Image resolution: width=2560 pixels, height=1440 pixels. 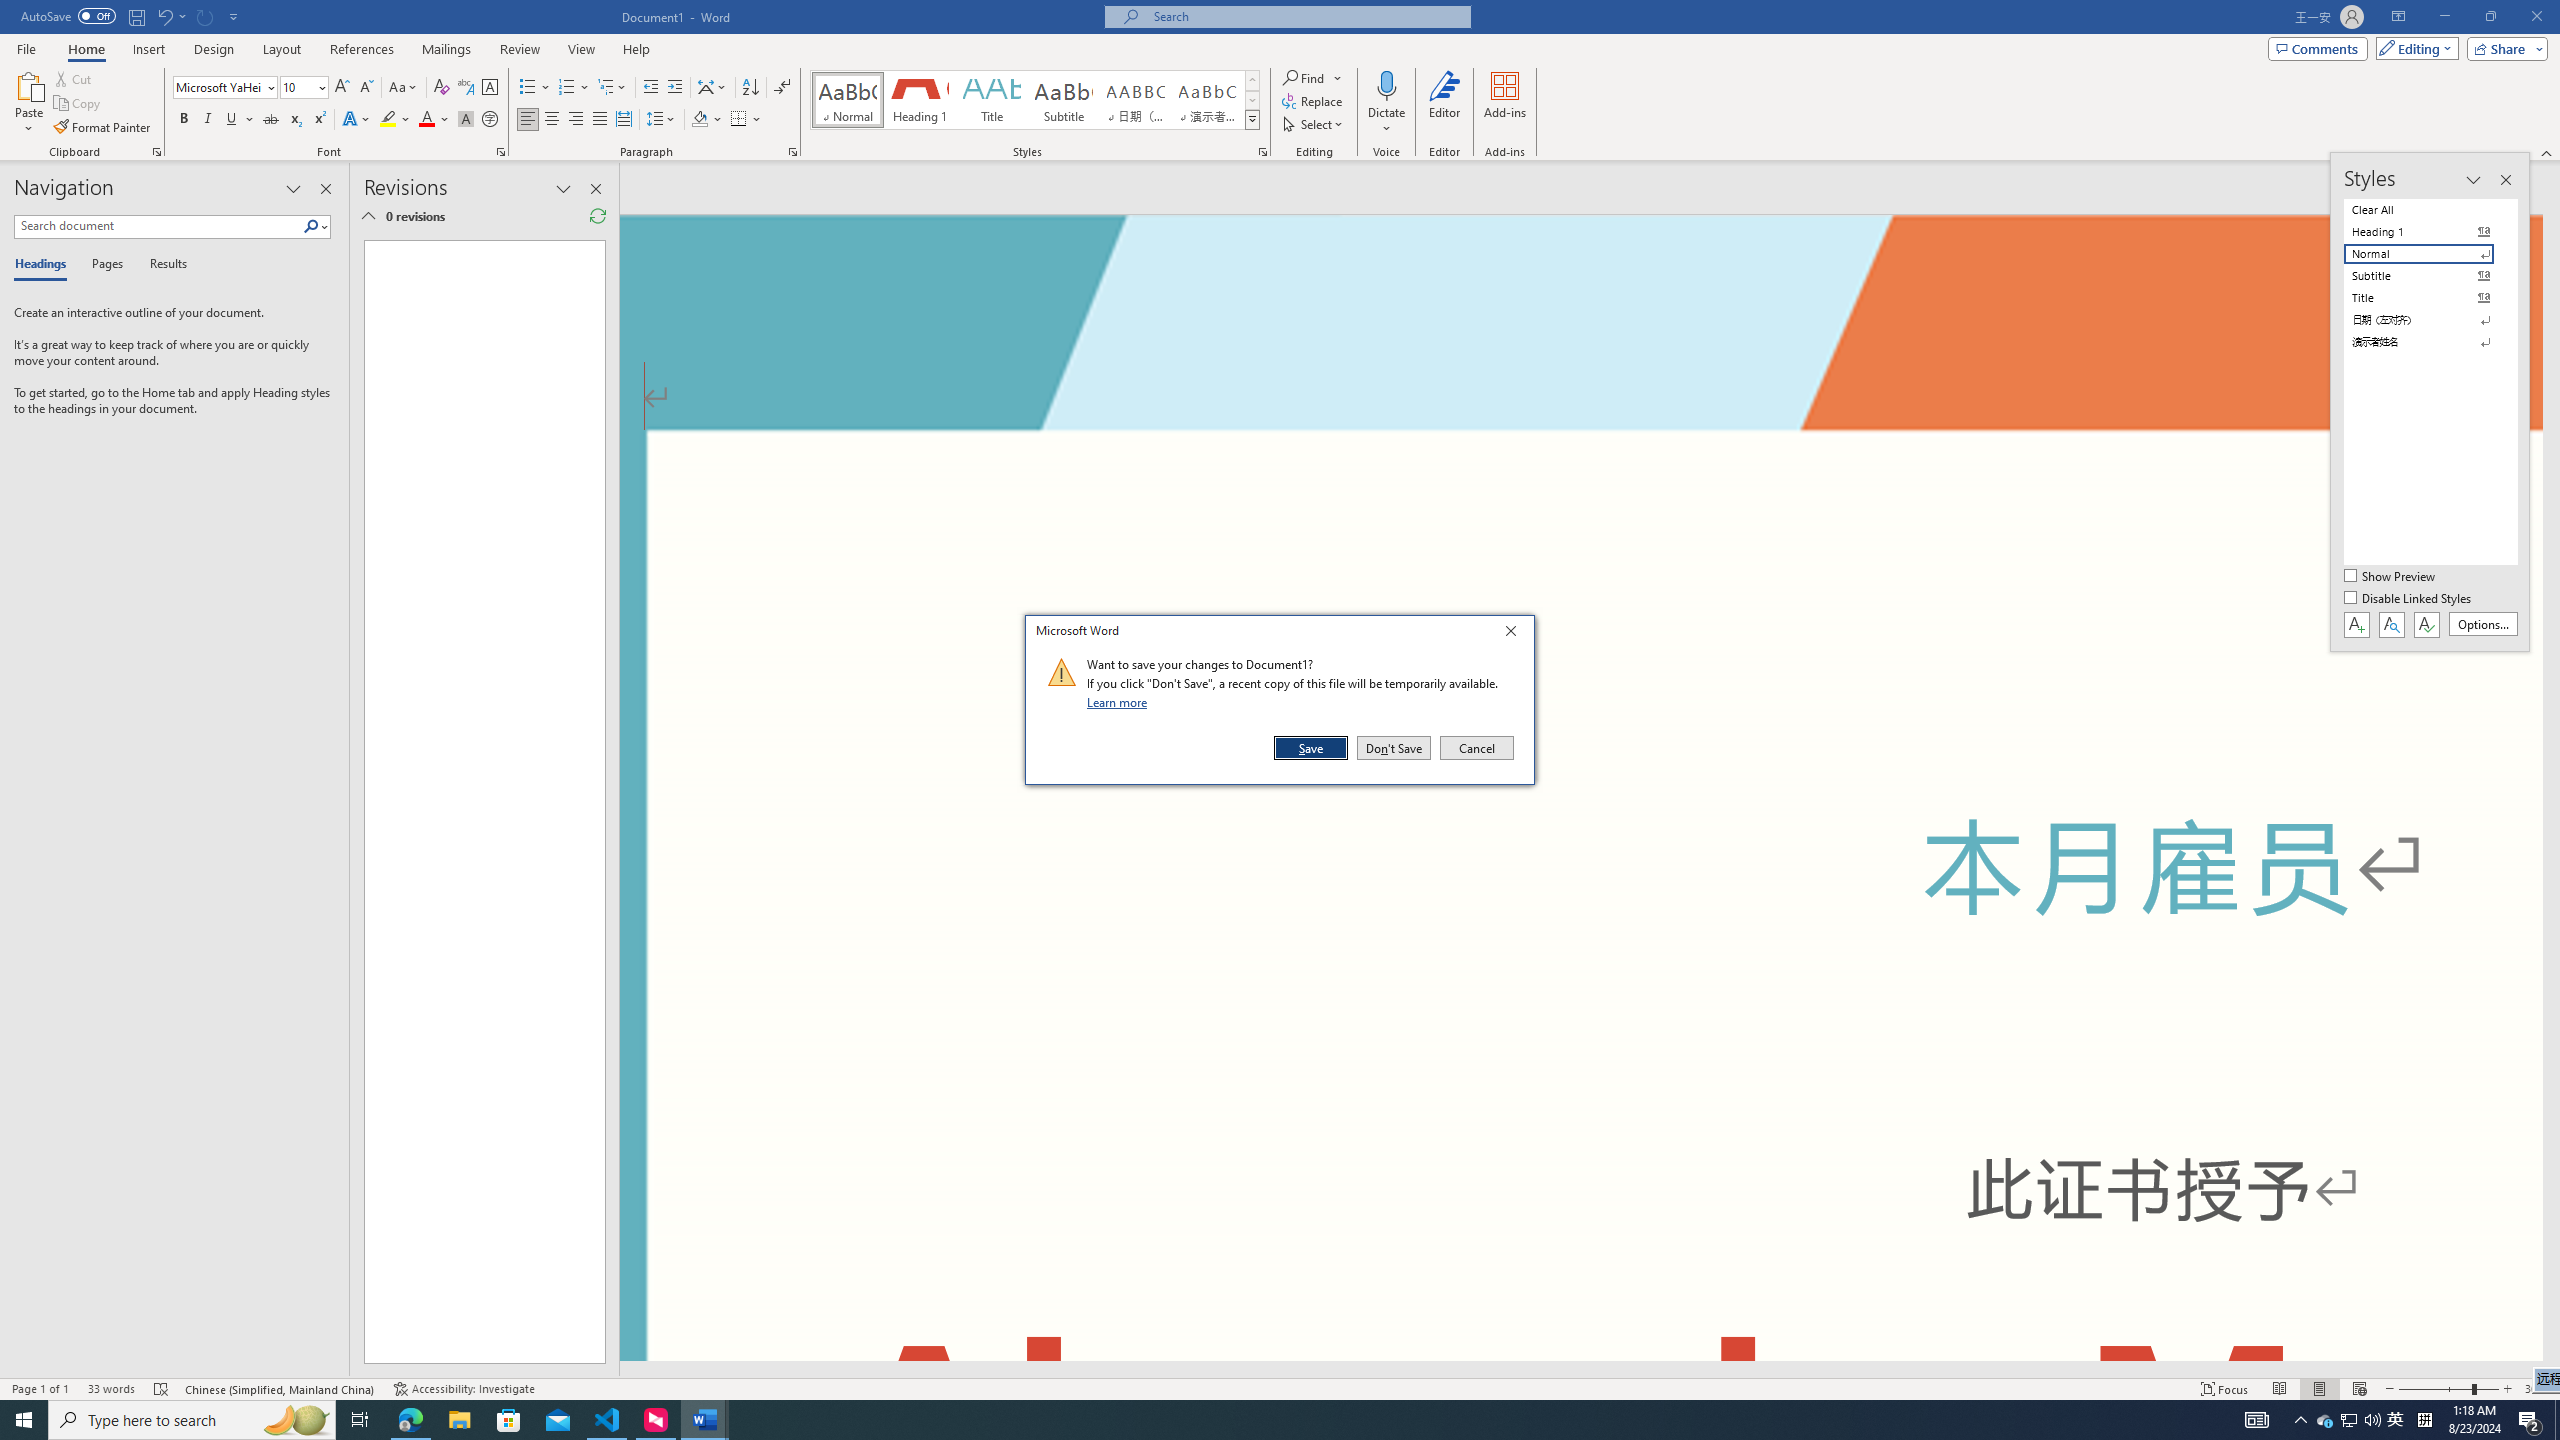 What do you see at coordinates (403, 87) in the screenshot?
I see `'Change Case'` at bounding box center [403, 87].